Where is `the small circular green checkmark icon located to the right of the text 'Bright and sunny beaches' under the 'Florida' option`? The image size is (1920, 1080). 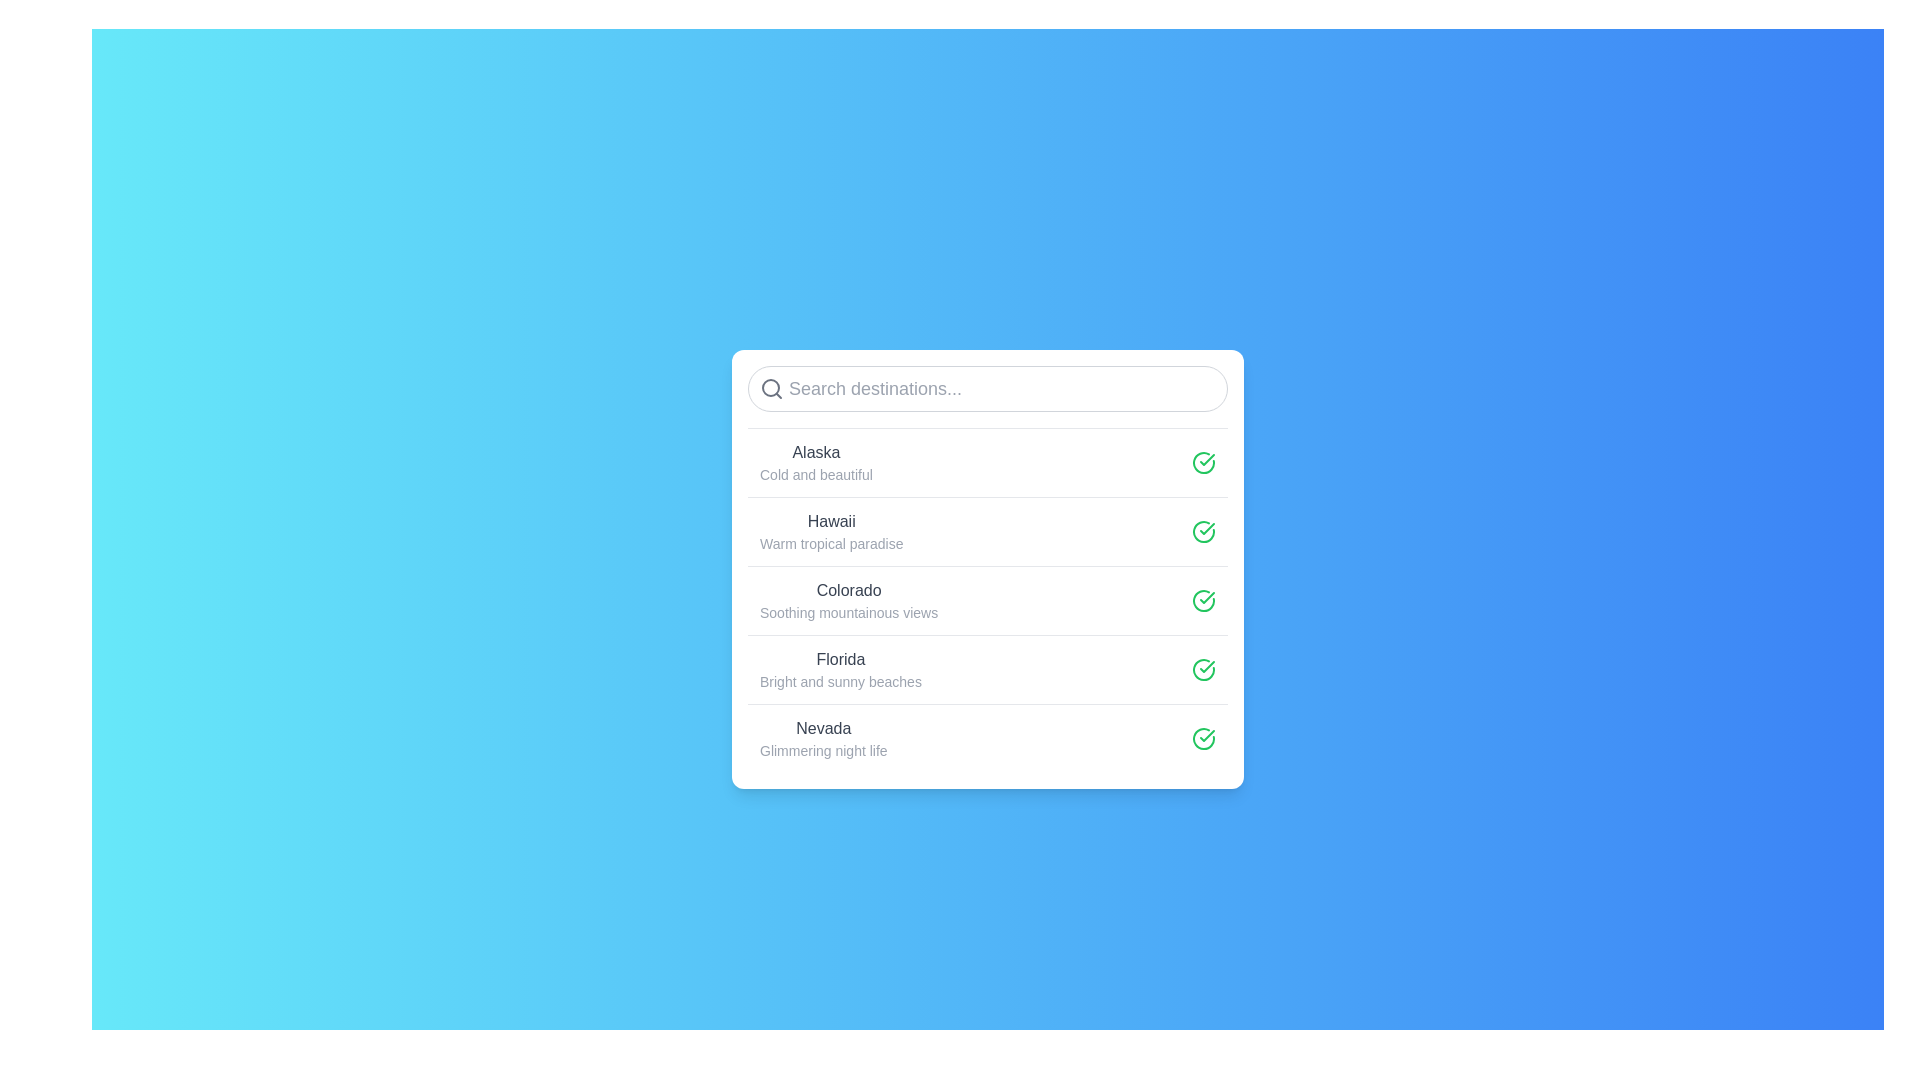 the small circular green checkmark icon located to the right of the text 'Bright and sunny beaches' under the 'Florida' option is located at coordinates (1203, 669).